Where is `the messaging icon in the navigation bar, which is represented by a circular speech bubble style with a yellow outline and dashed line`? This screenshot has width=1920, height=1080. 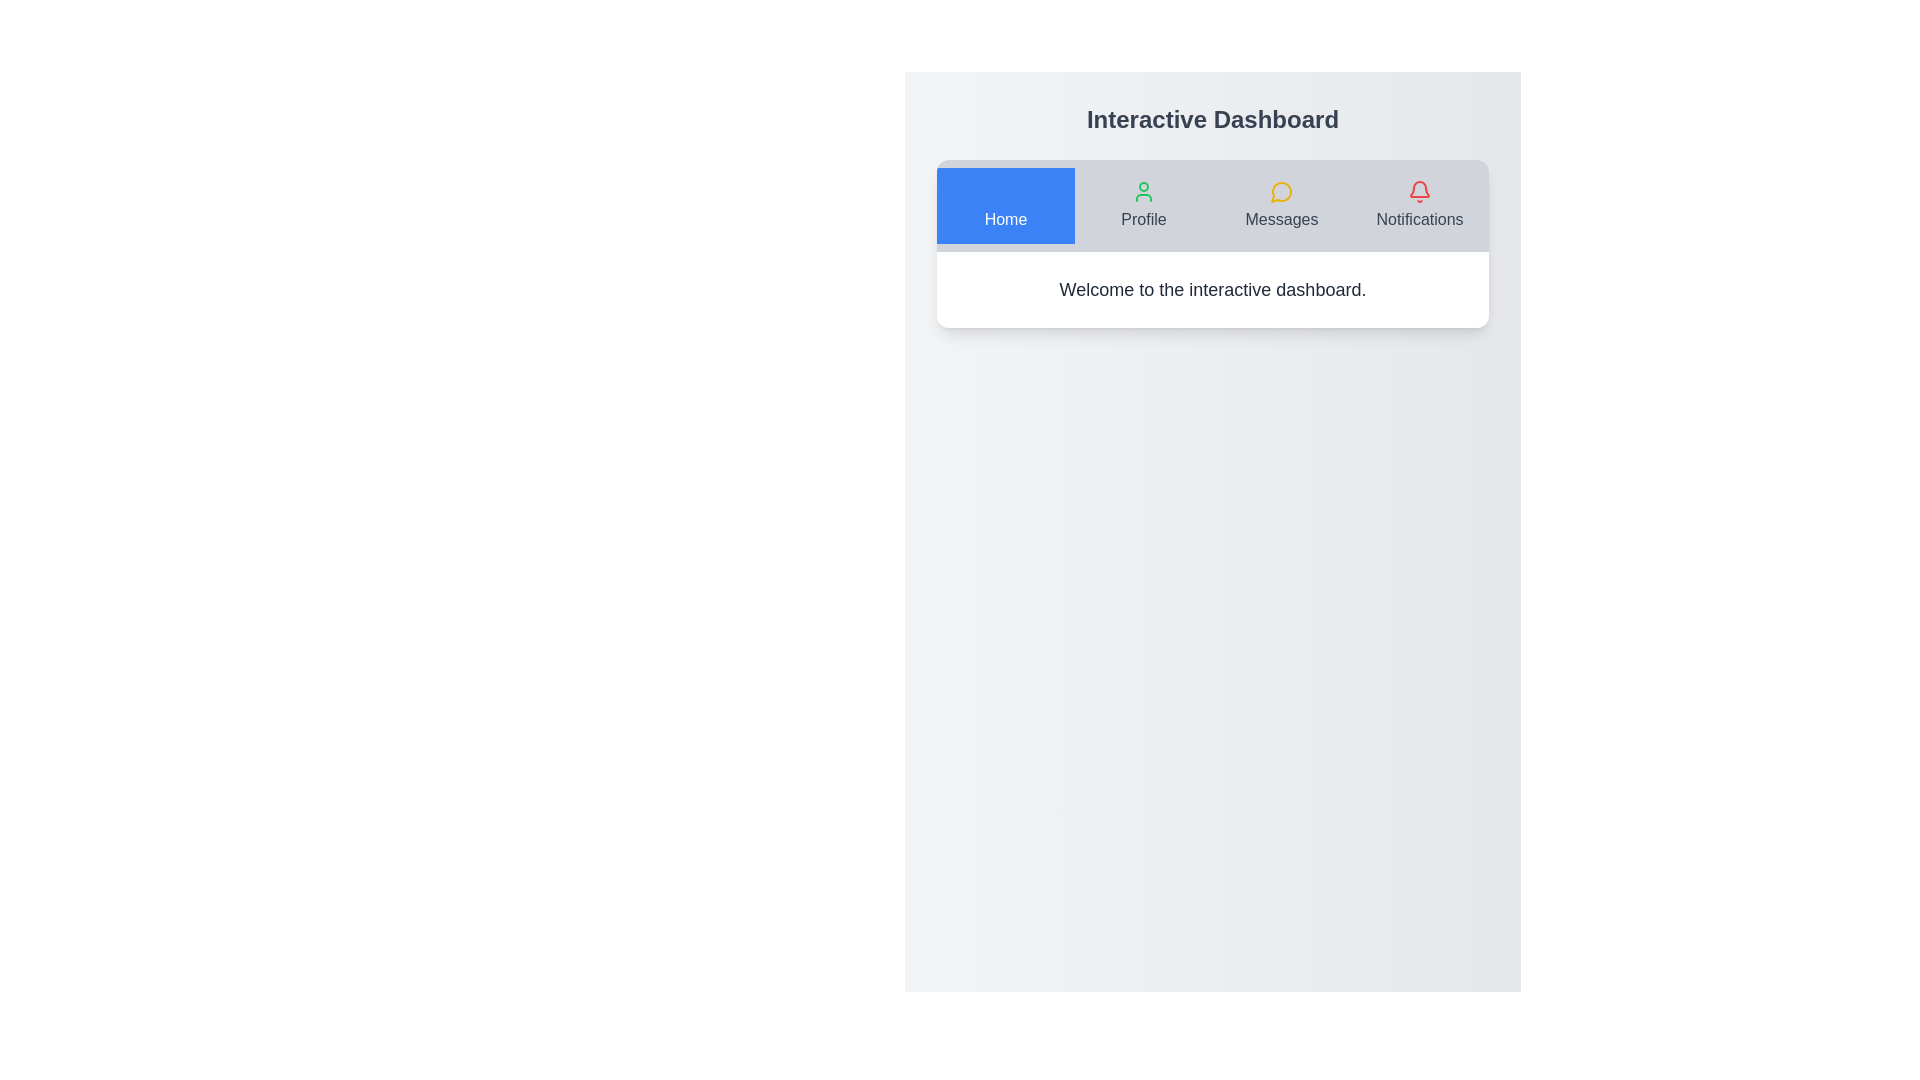
the messaging icon in the navigation bar, which is represented by a circular speech bubble style with a yellow outline and dashed line is located at coordinates (1281, 192).